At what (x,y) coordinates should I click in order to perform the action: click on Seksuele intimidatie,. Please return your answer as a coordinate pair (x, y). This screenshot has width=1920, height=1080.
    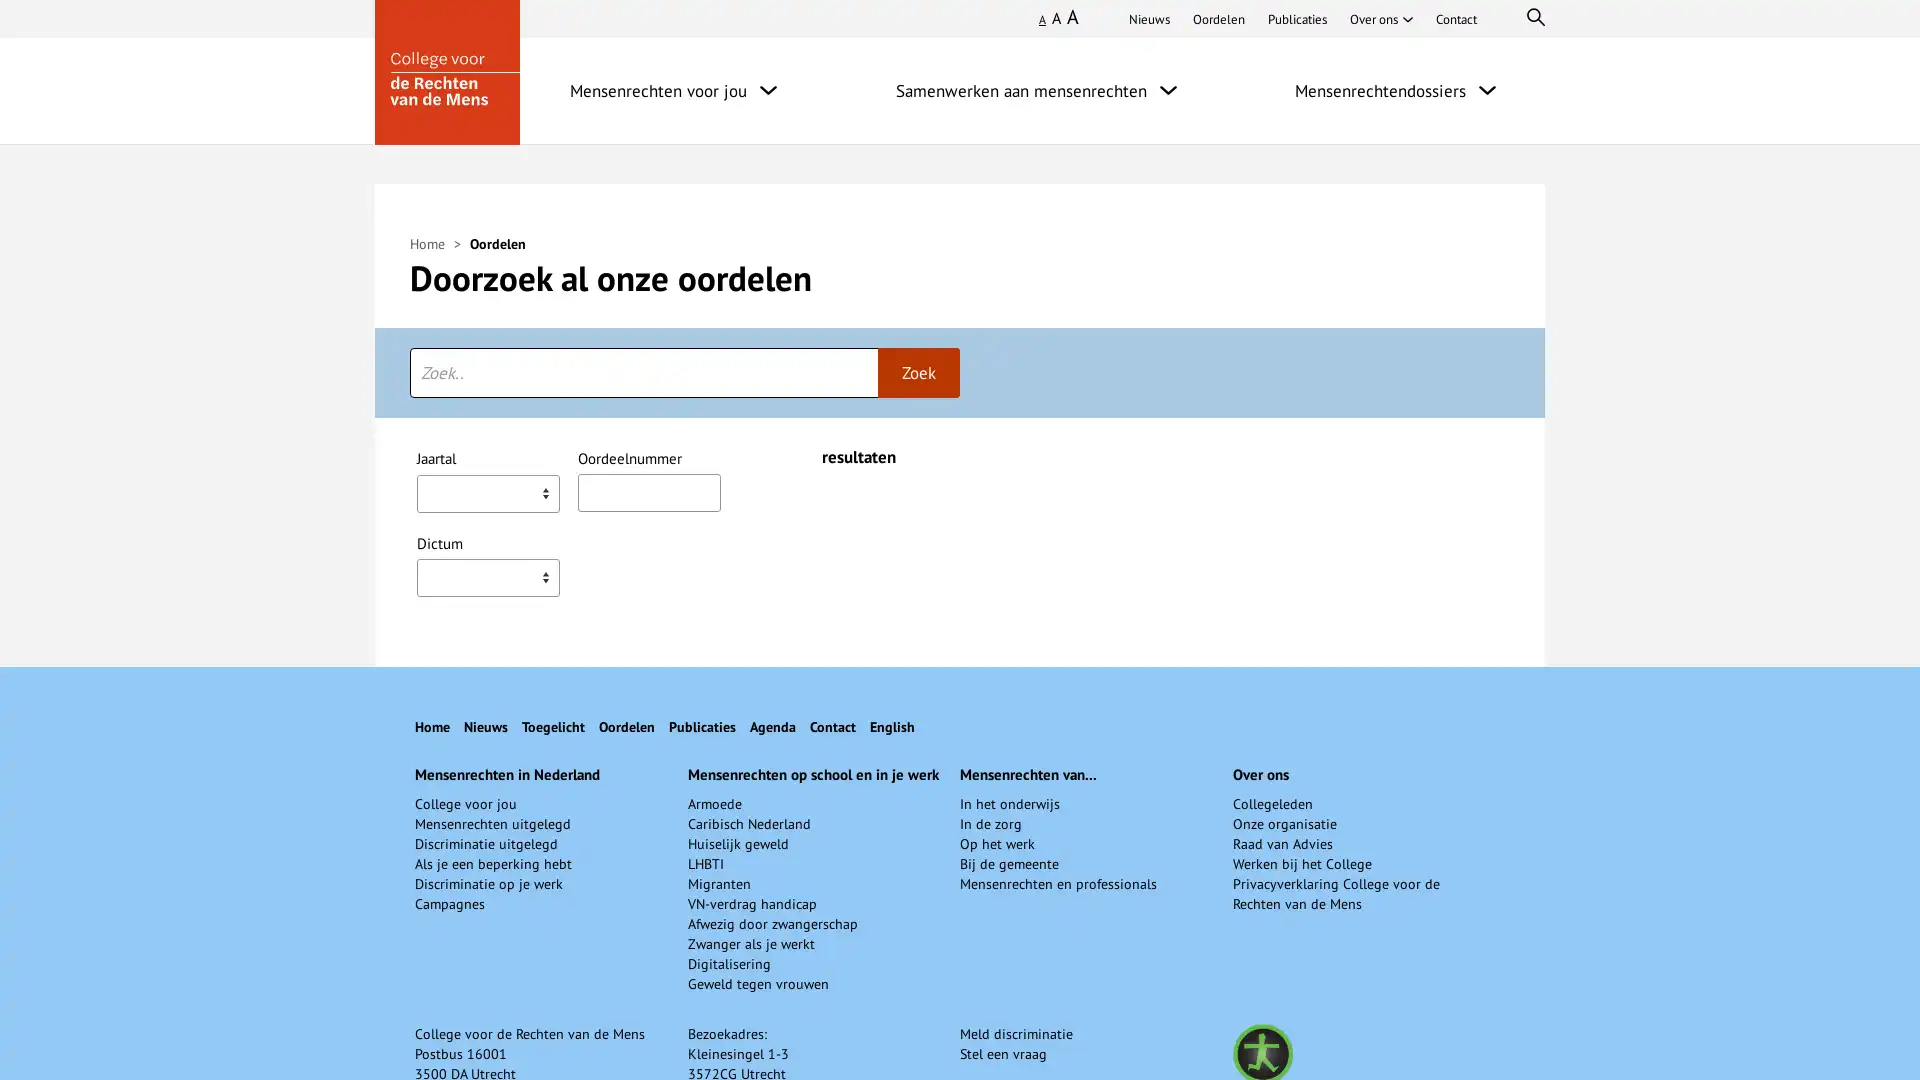
    Looking at the image, I should click on (966, 806).